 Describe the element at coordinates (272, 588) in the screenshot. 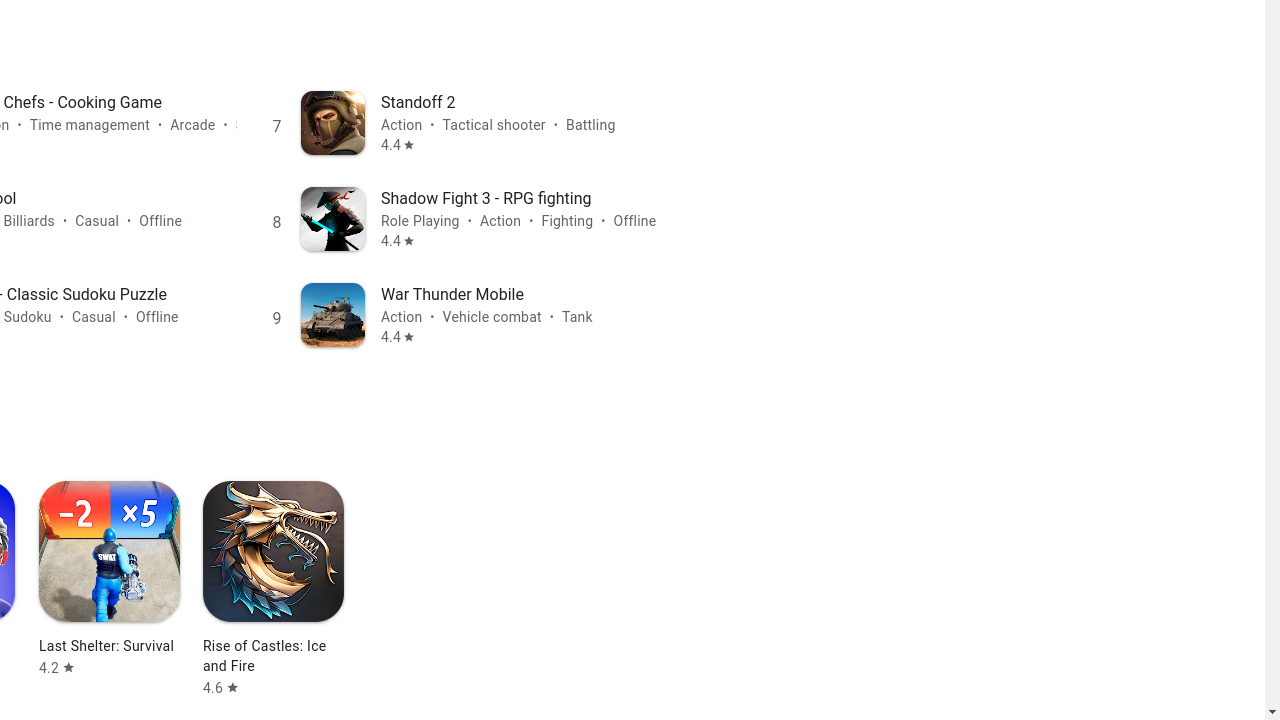

I see `'Rise of Castles: Ice and Fire Rated 4.6 stars out of five stars'` at that location.